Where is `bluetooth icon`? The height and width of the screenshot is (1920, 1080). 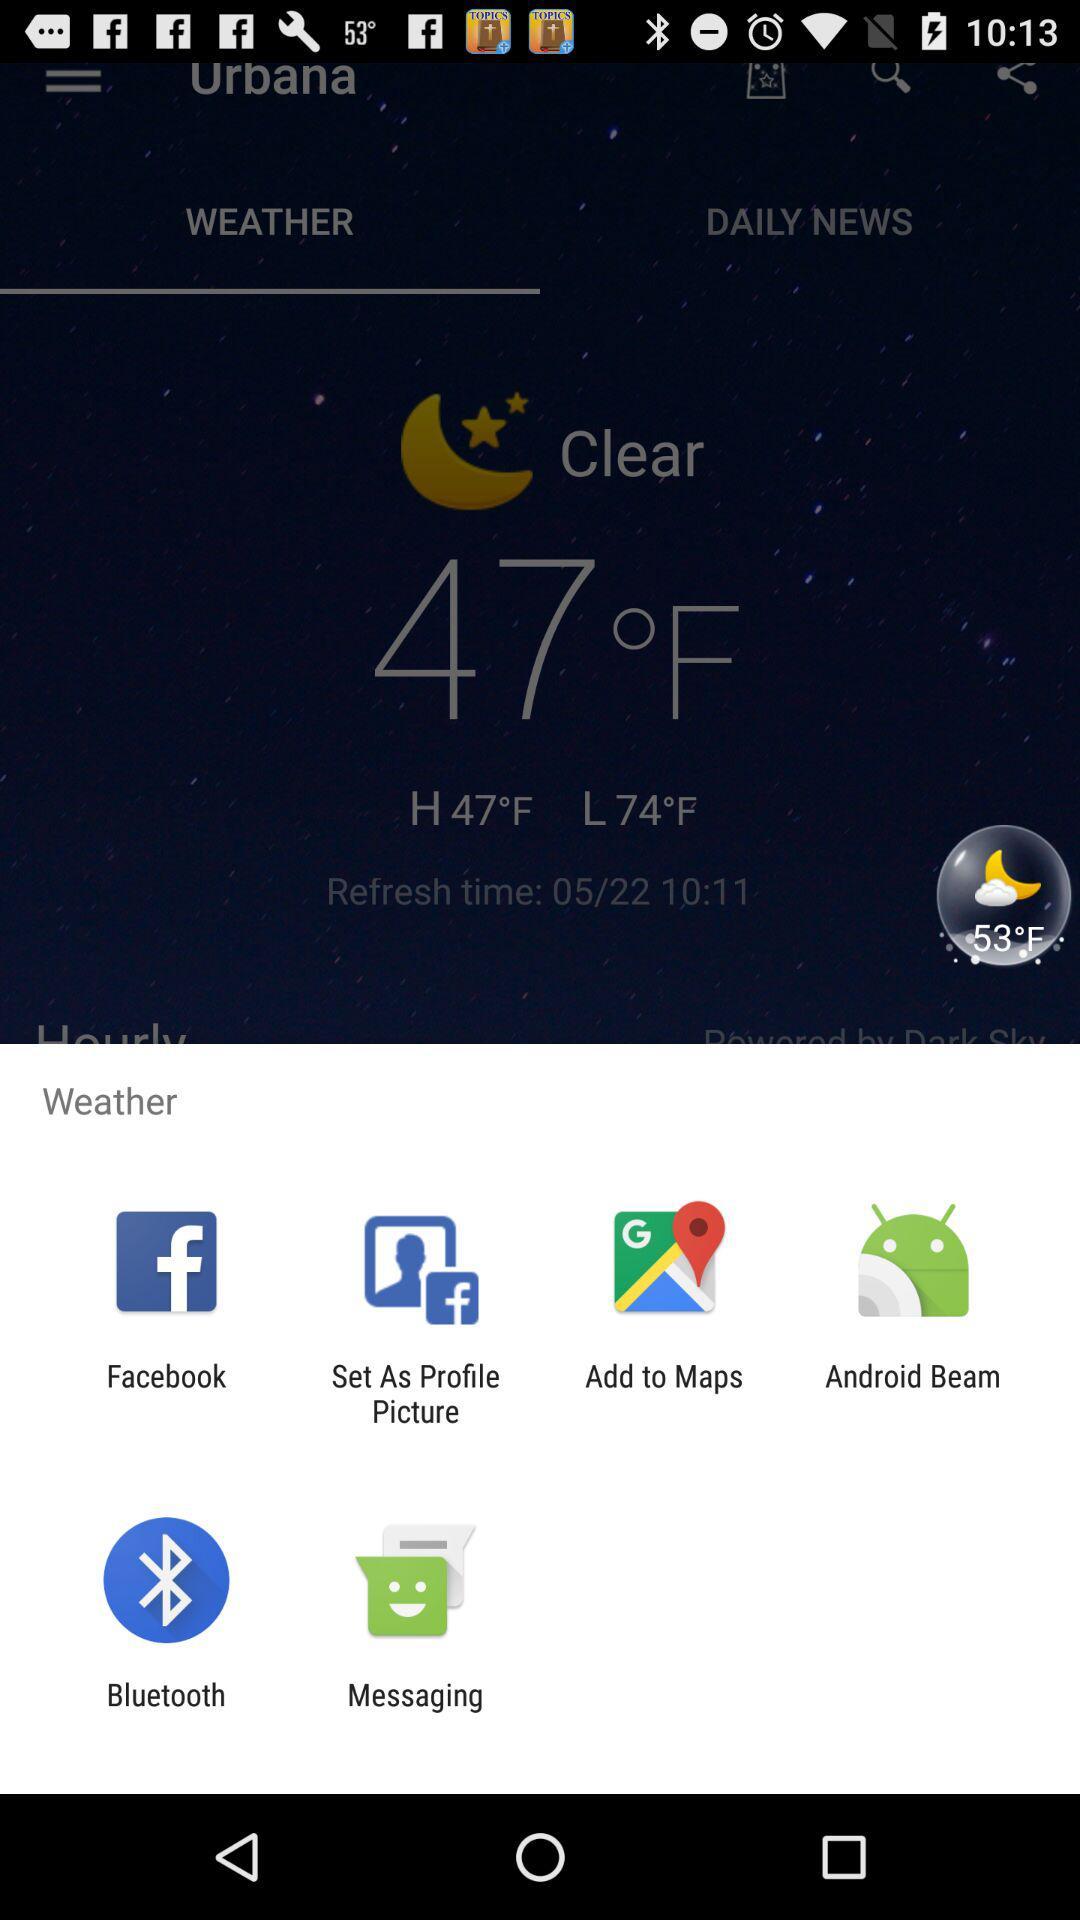
bluetooth icon is located at coordinates (165, 1711).